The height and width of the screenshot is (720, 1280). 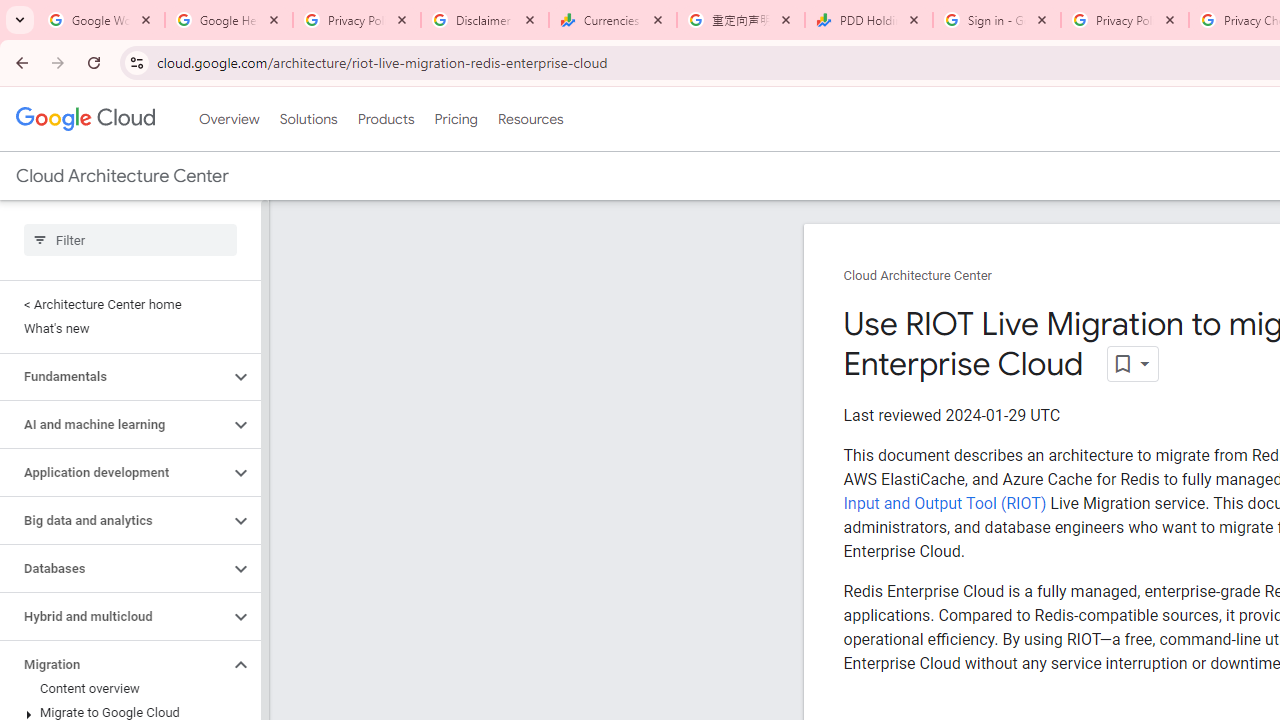 What do you see at coordinates (113, 664) in the screenshot?
I see `'Migration'` at bounding box center [113, 664].